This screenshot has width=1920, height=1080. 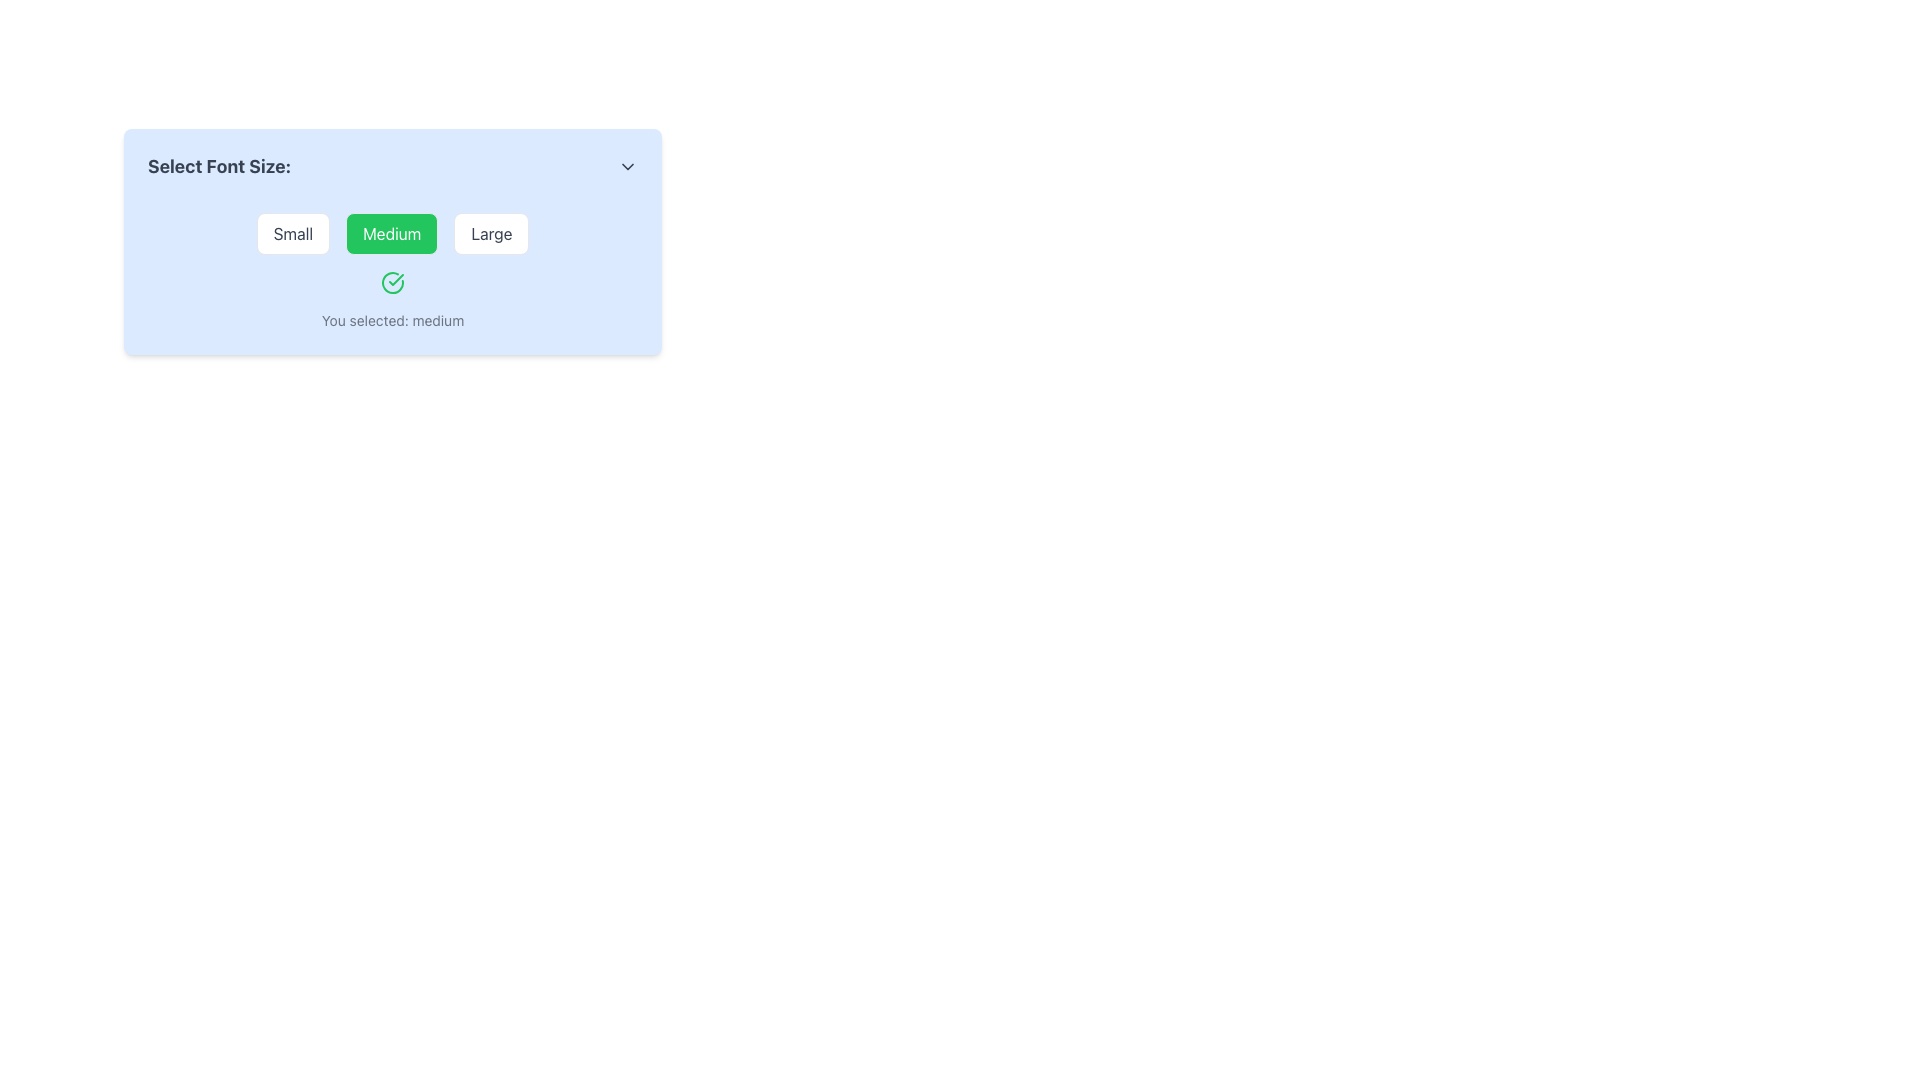 What do you see at coordinates (393, 282) in the screenshot?
I see `the illustrative confirmation icon indicating that 'Medium' is the selected font size, located below the buttons in the 'Select Font Size' module` at bounding box center [393, 282].